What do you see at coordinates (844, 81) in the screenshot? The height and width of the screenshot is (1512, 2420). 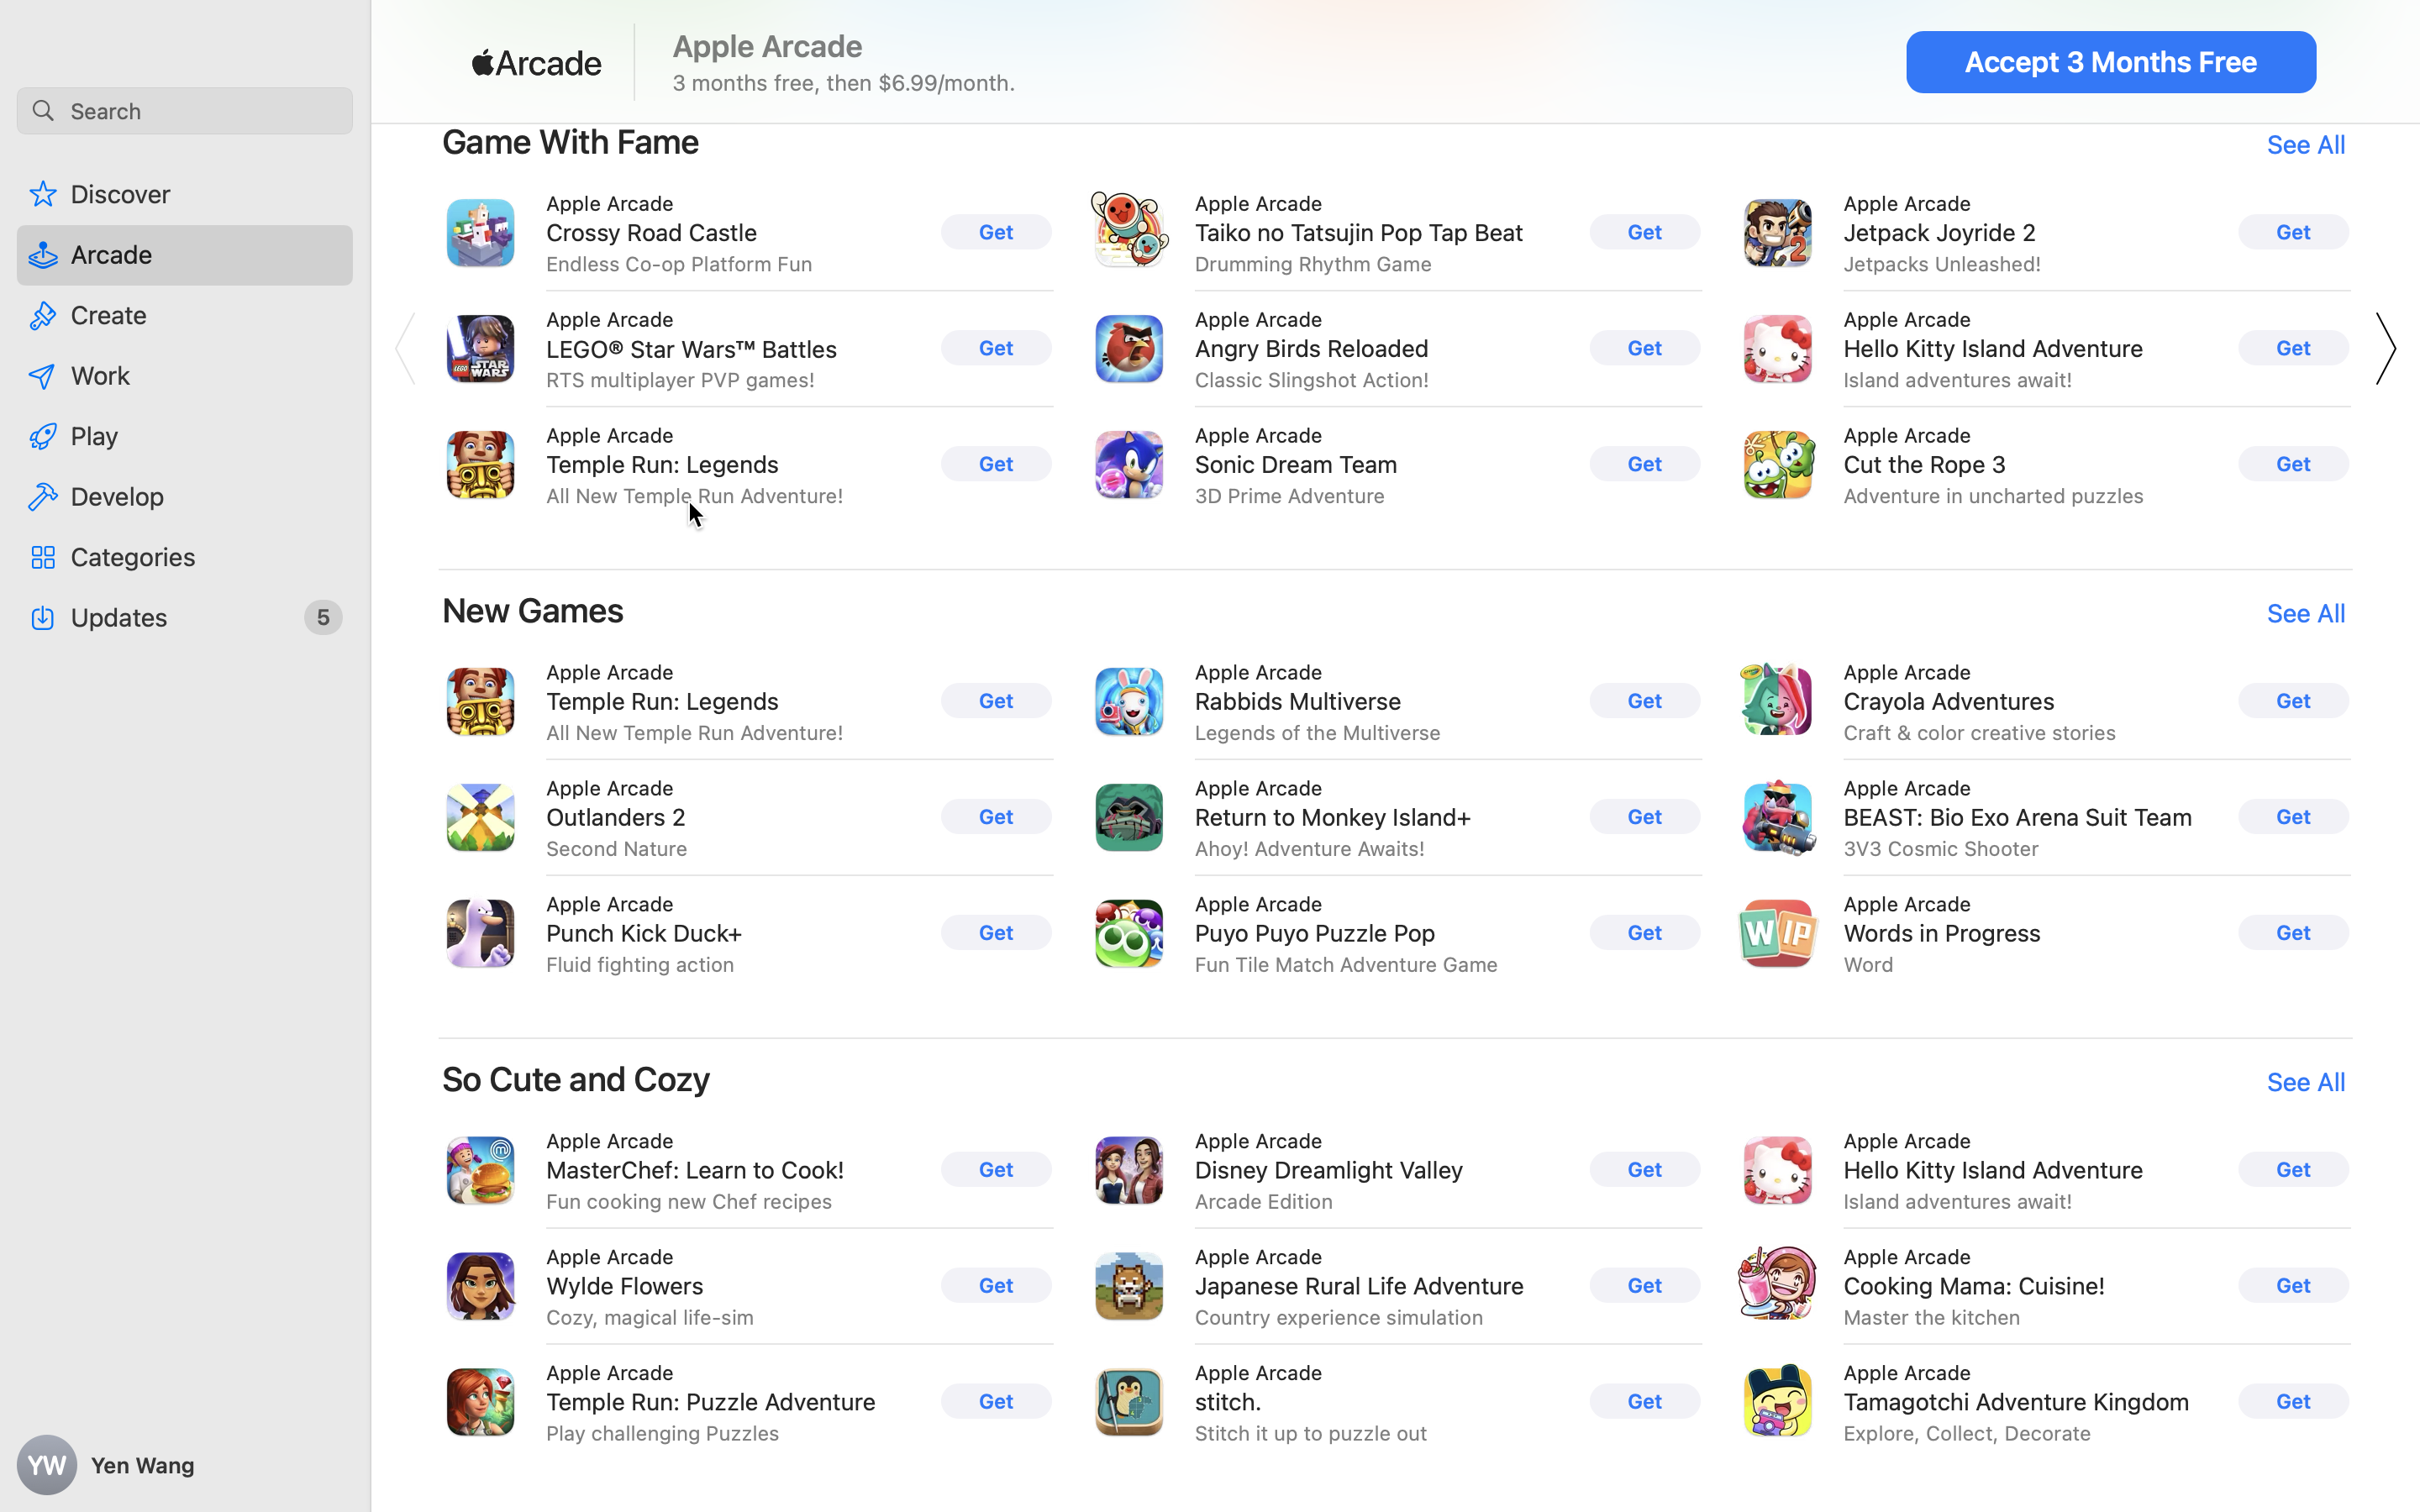 I see `'3 months free, then $6.99/month.'` at bounding box center [844, 81].